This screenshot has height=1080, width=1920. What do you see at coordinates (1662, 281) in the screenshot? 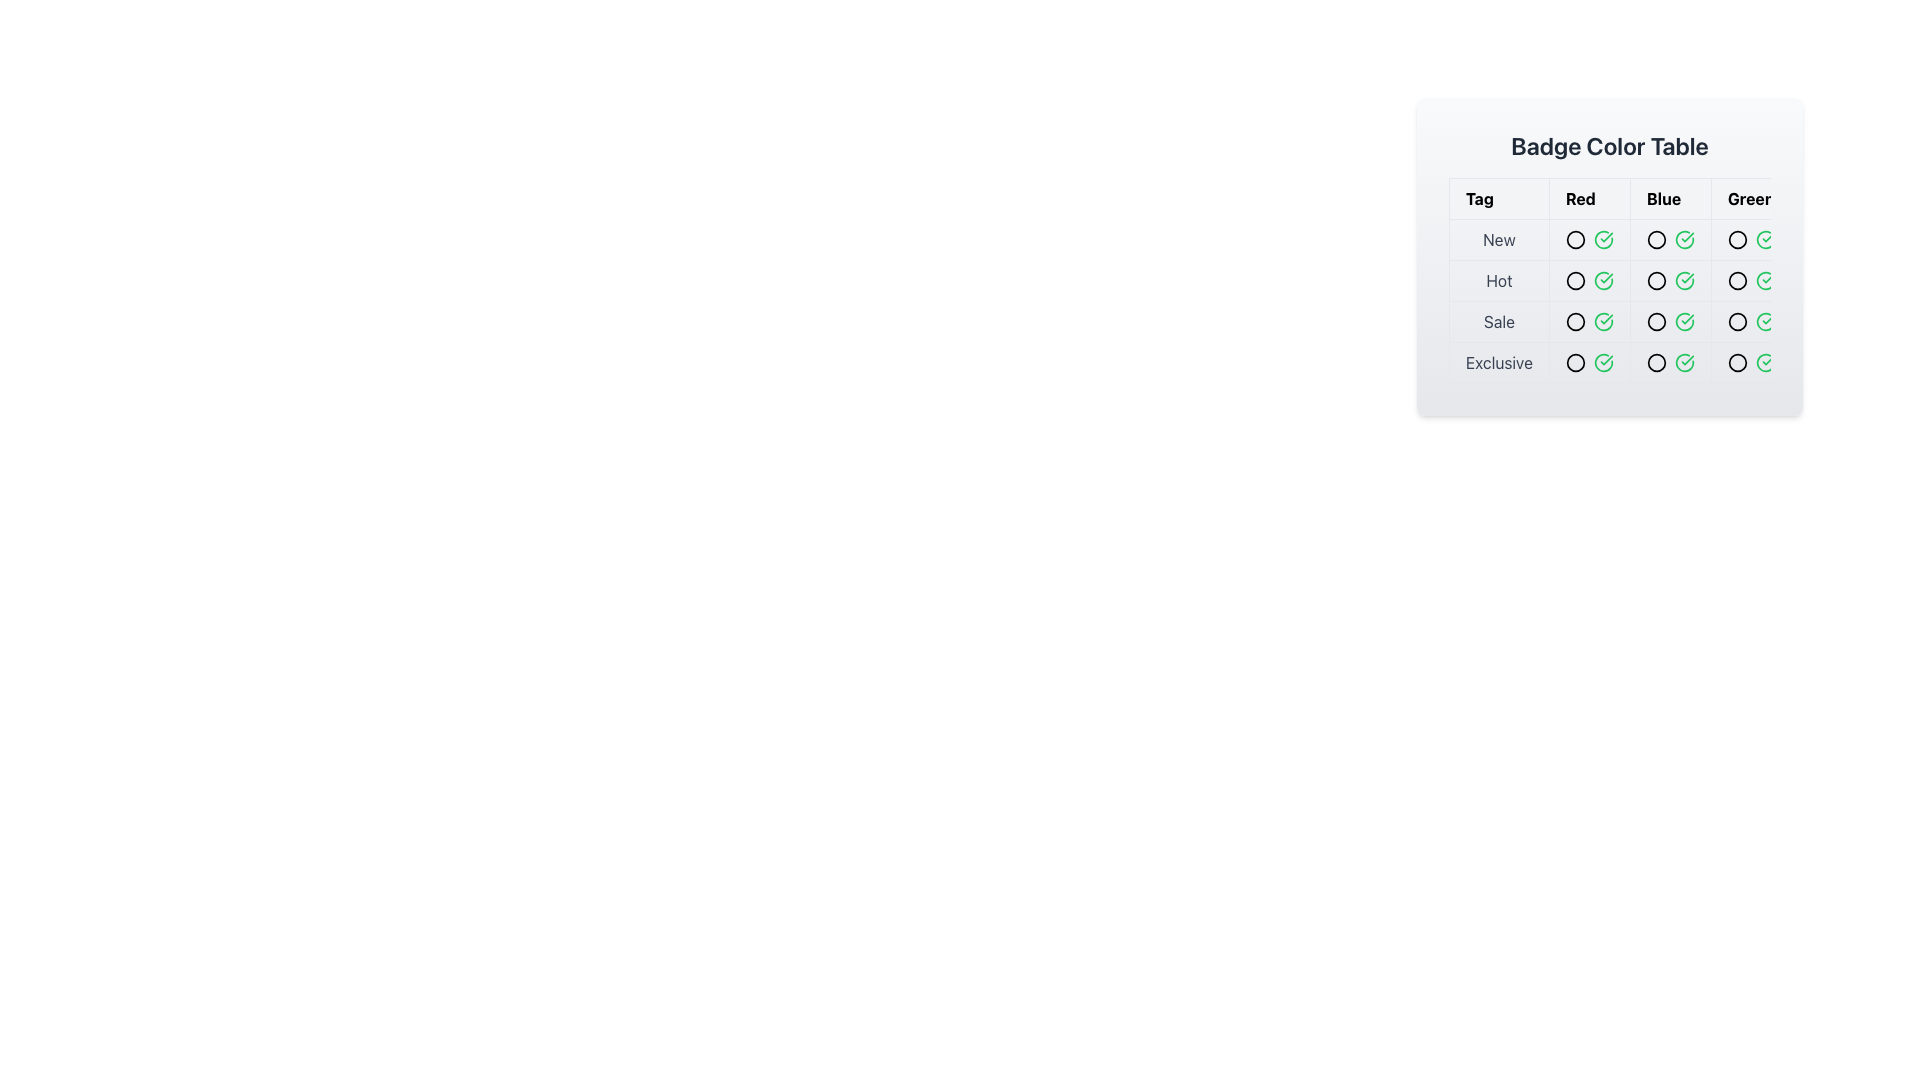
I see `the circular indicator icon representing the 'Blue' category for the 'Hot' tag` at bounding box center [1662, 281].